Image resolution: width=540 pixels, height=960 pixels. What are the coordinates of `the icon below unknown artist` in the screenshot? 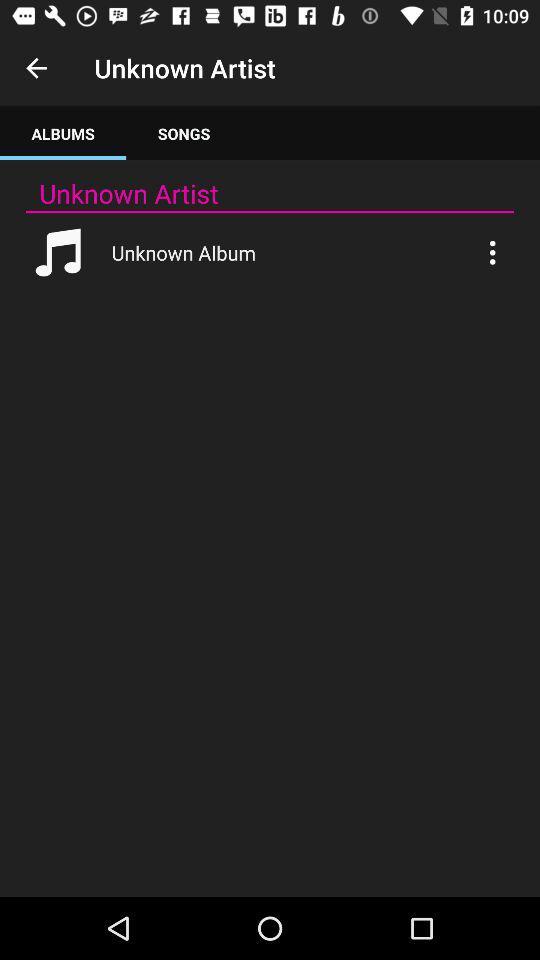 It's located at (184, 132).